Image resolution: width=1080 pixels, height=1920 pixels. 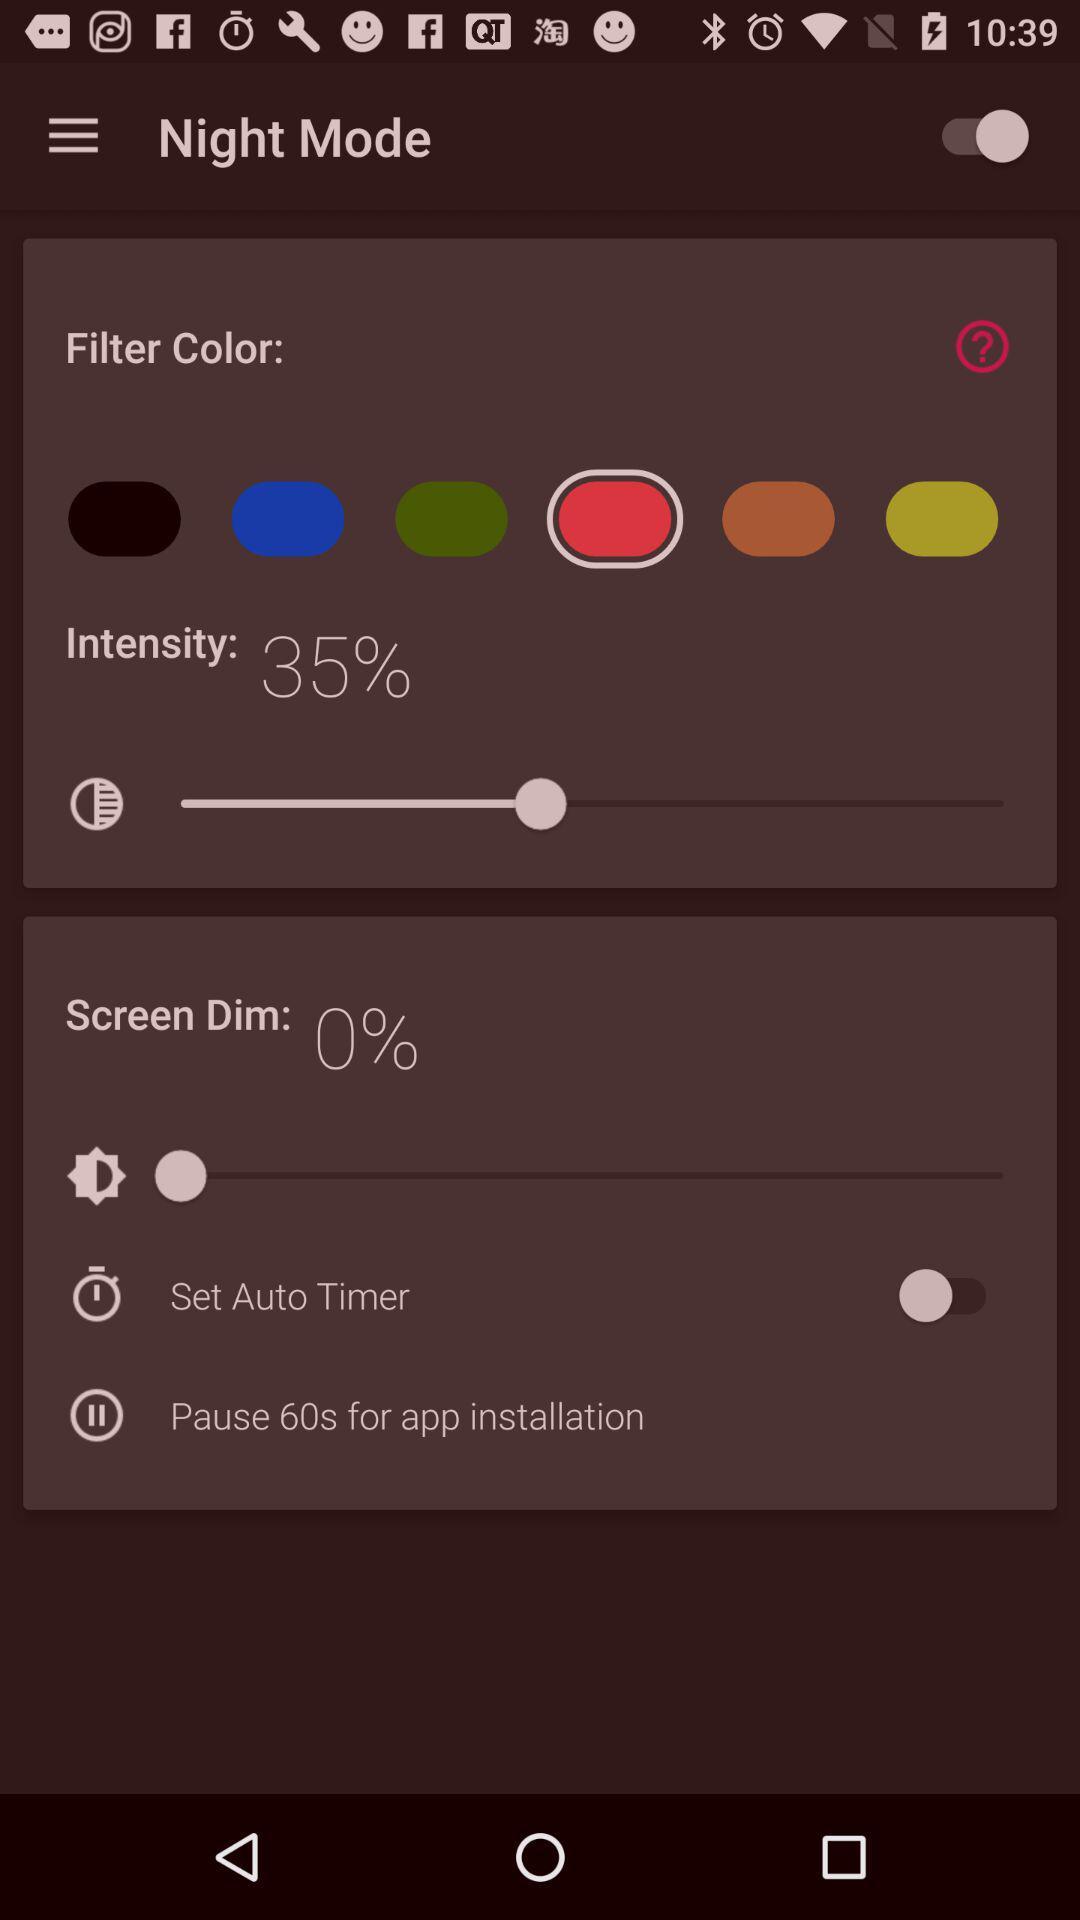 What do you see at coordinates (974, 135) in the screenshot?
I see `turn night mode off/on` at bounding box center [974, 135].